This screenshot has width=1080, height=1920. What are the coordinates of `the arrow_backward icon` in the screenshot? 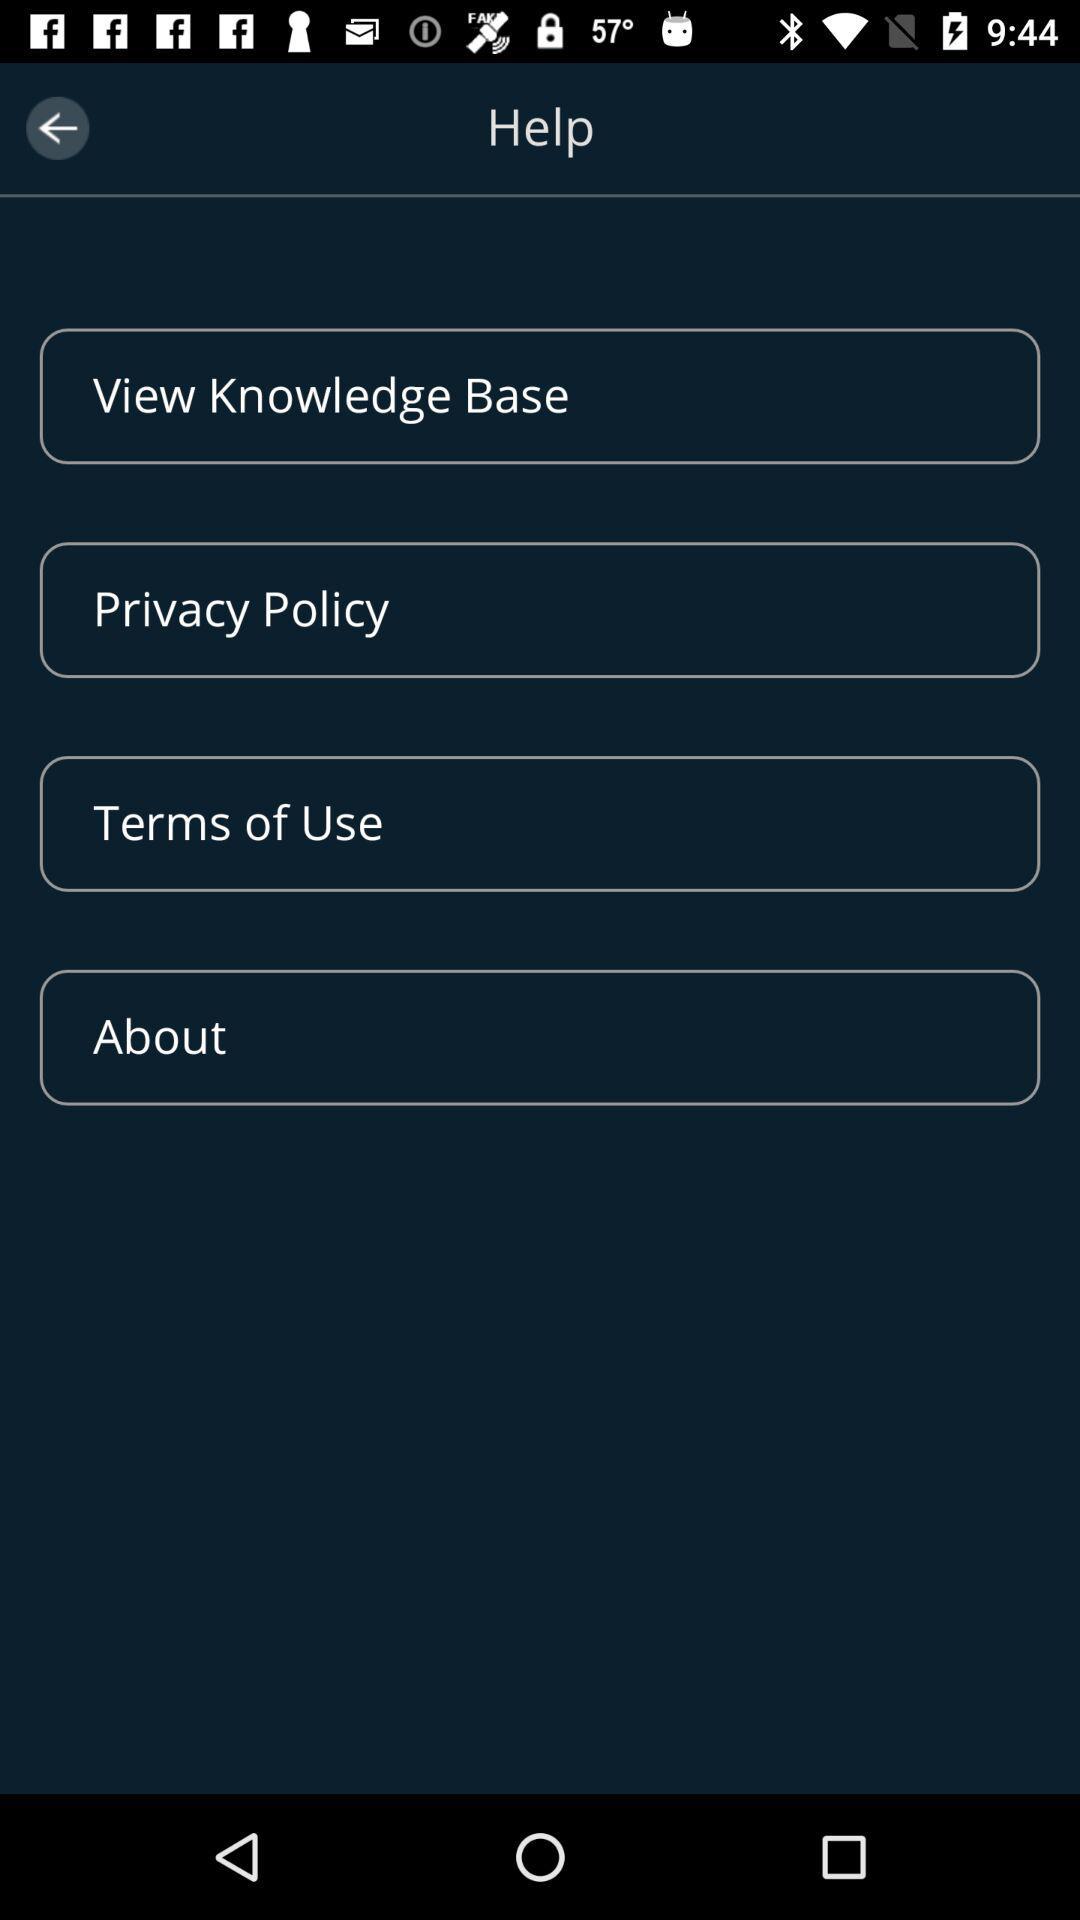 It's located at (56, 127).